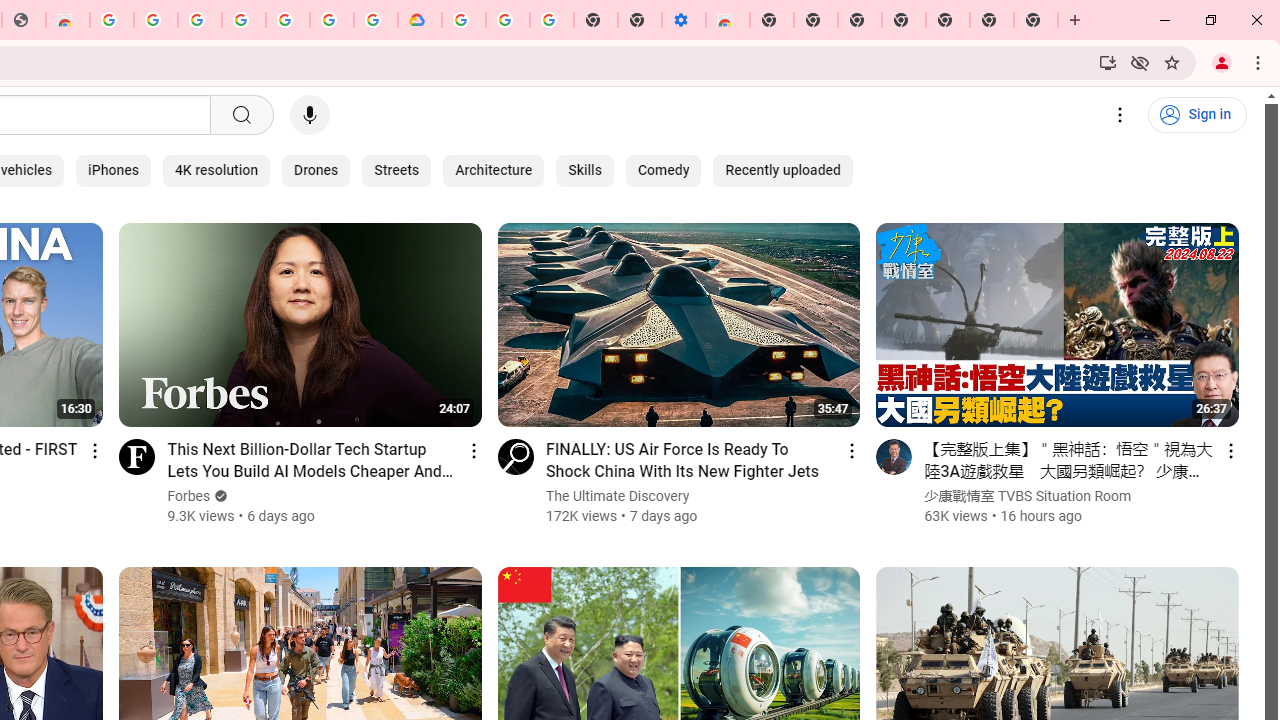 This screenshot has height=720, width=1280. Describe the element at coordinates (893, 456) in the screenshot. I see `'Go to channel'` at that location.